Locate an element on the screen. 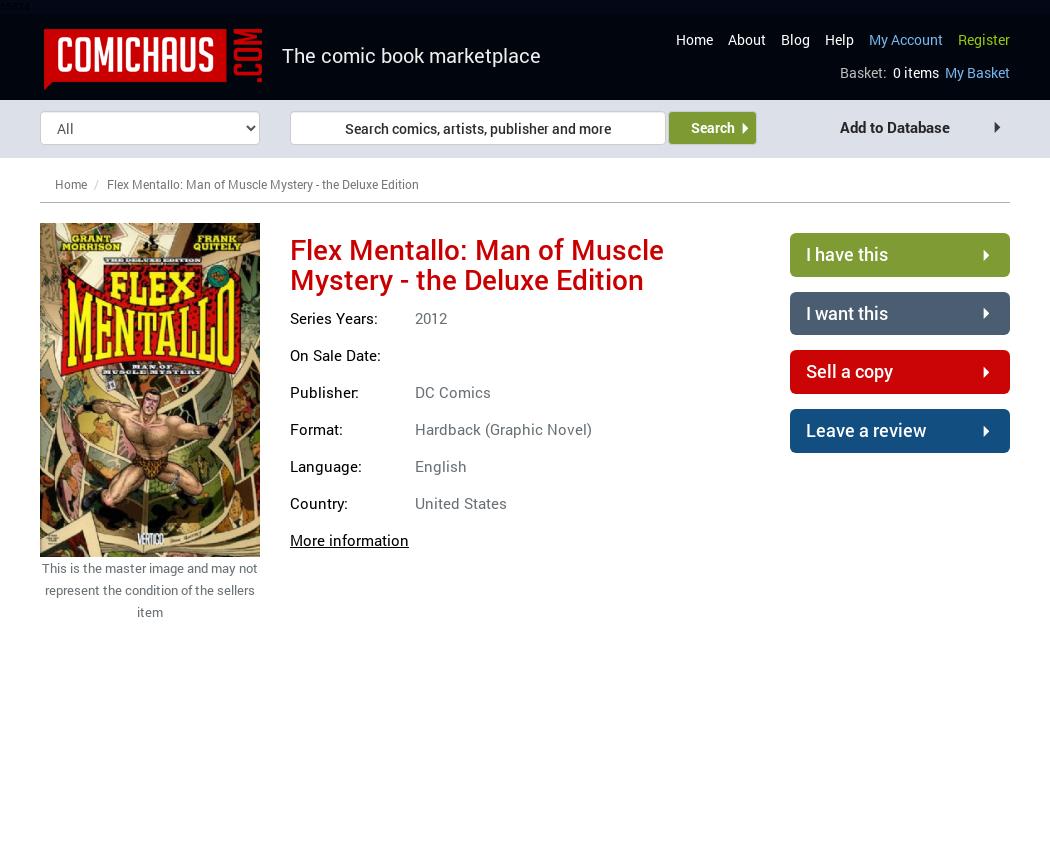  'My Basket' is located at coordinates (977, 72).